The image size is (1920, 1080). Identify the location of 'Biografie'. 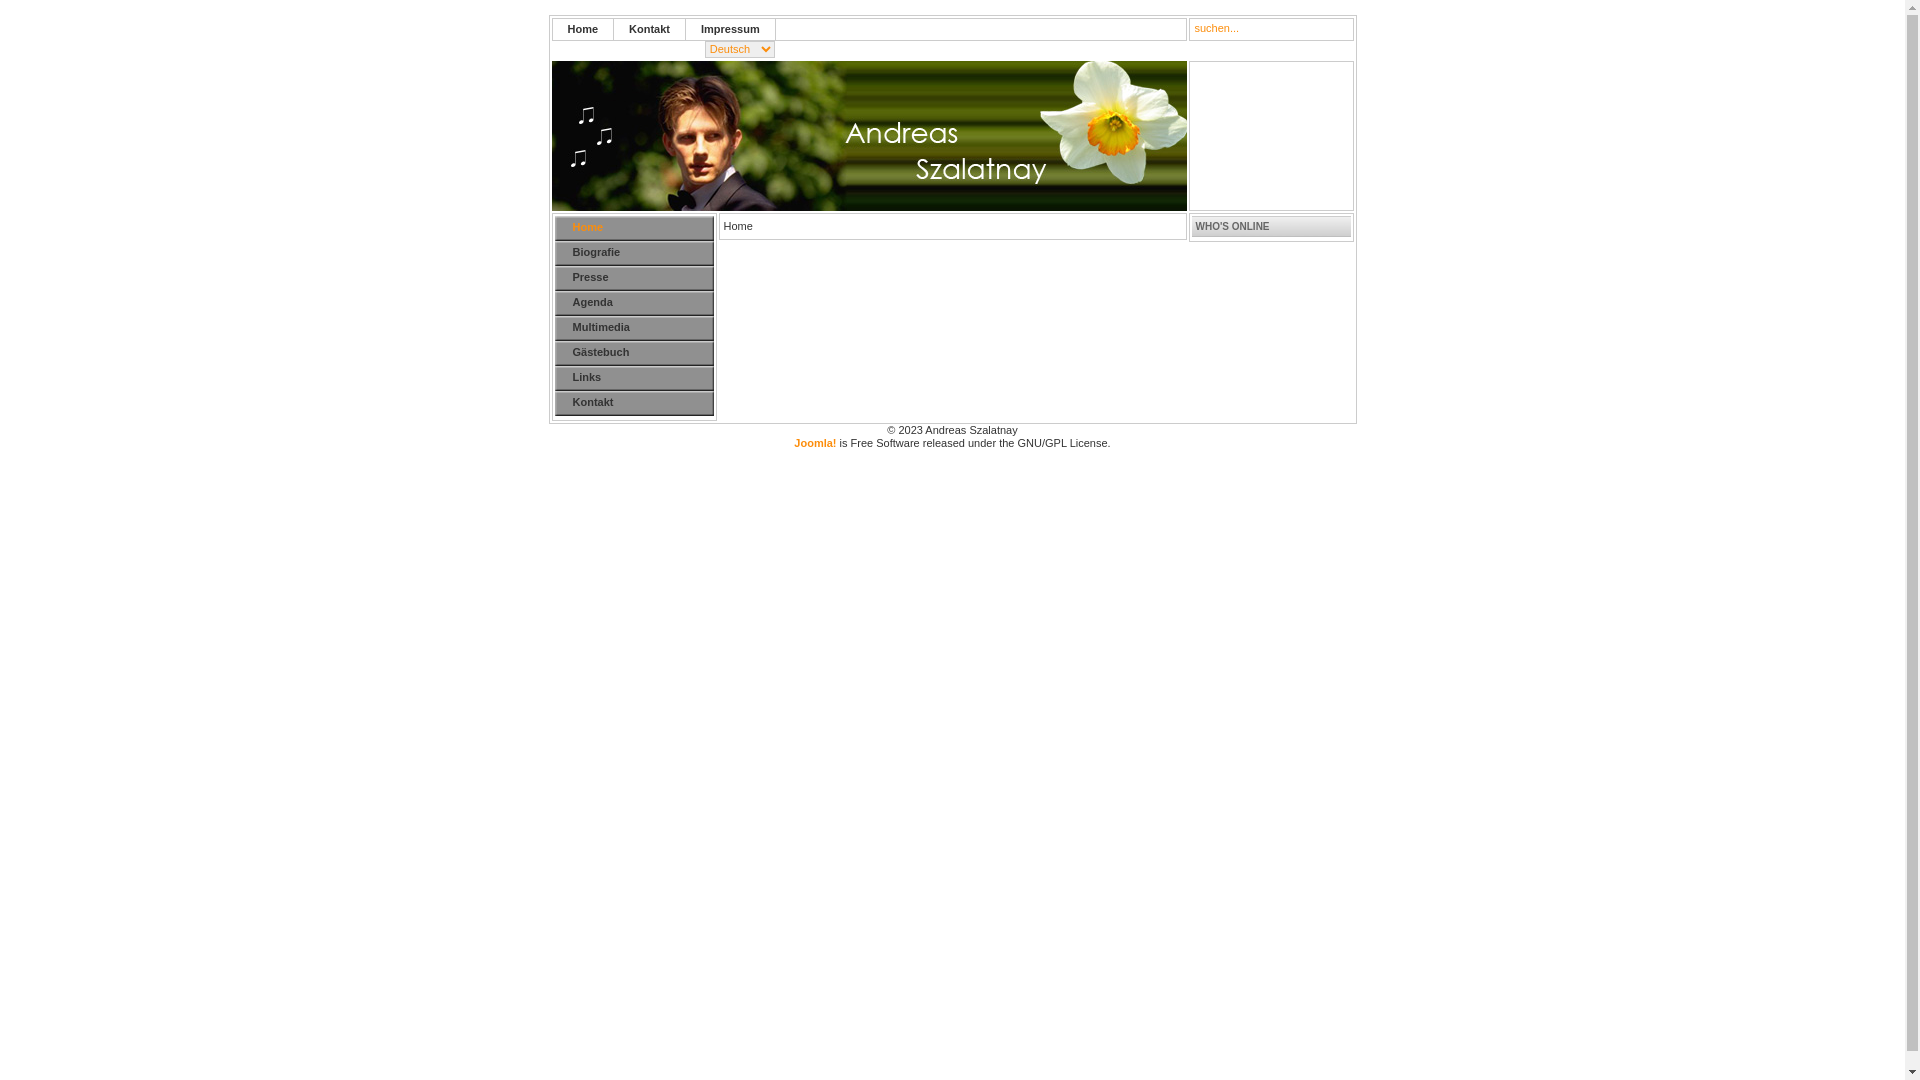
(642, 252).